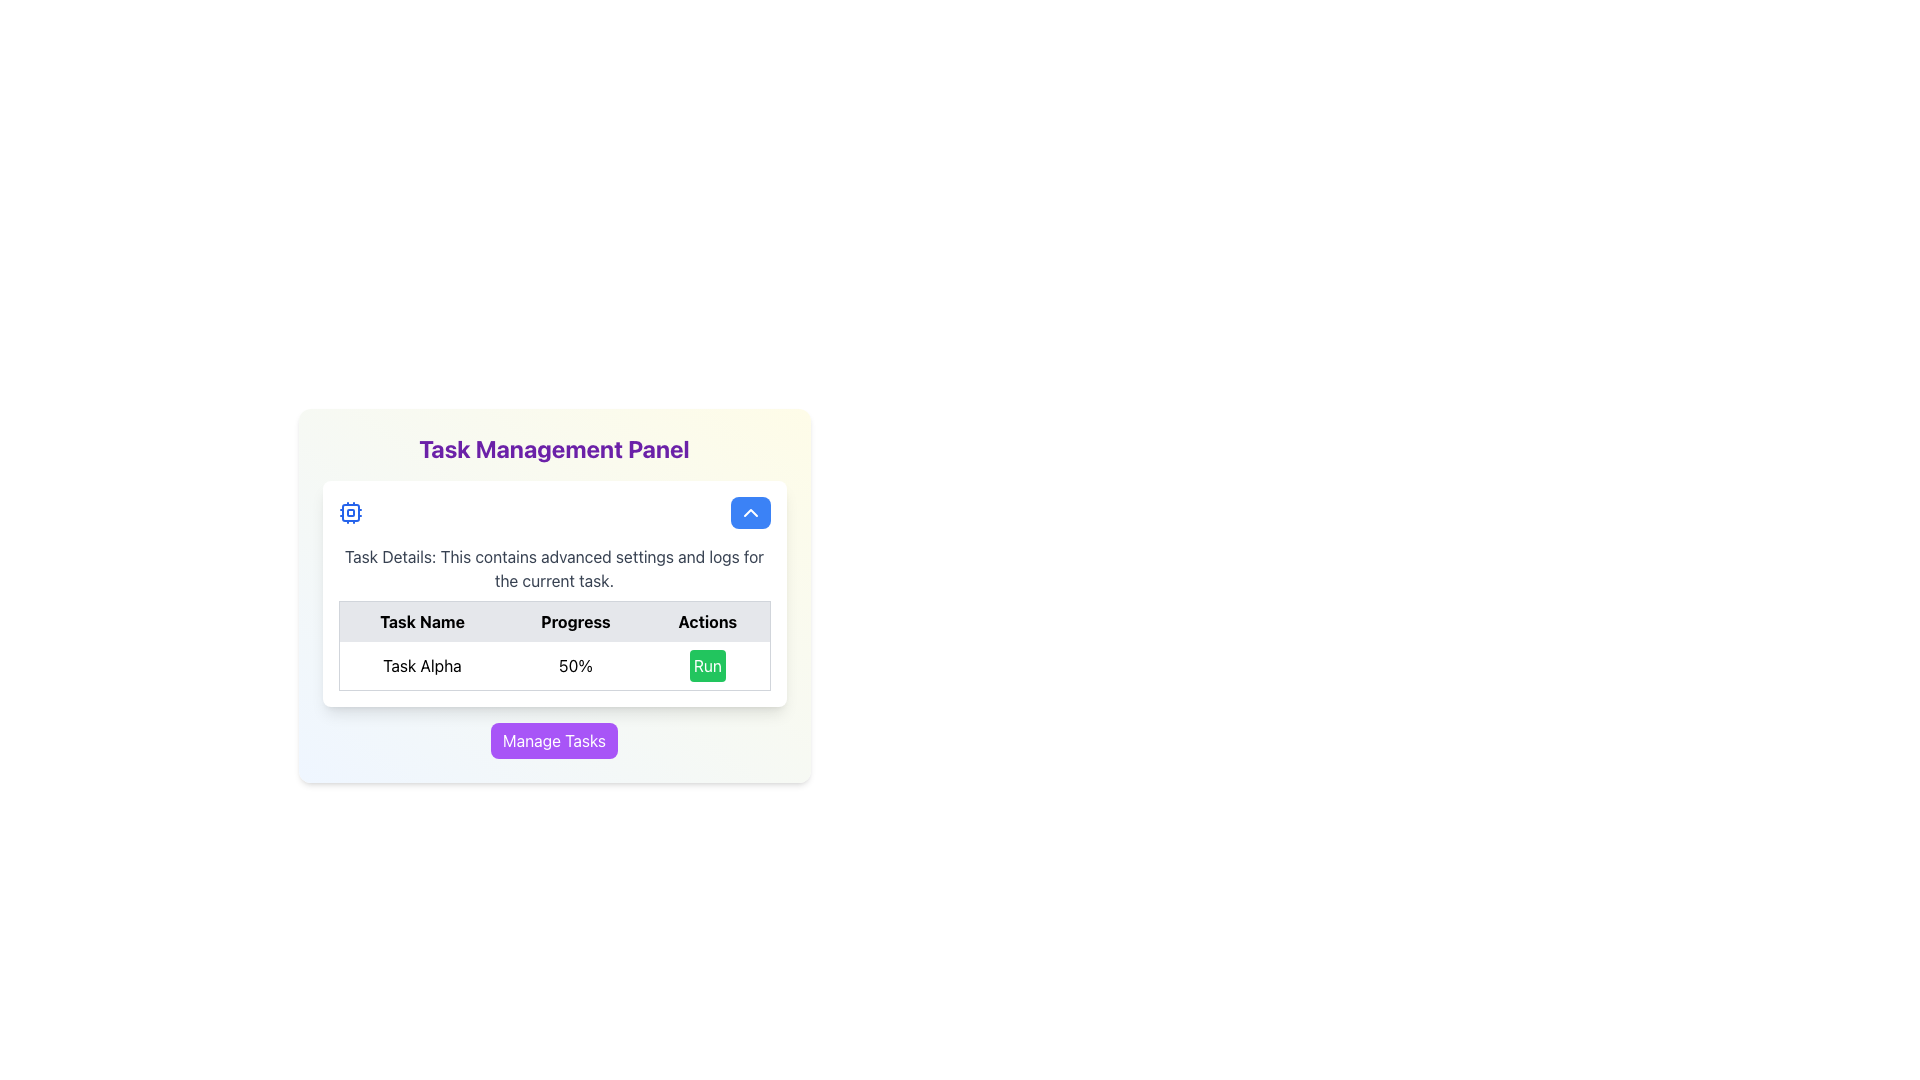 The image size is (1920, 1080). Describe the element at coordinates (554, 569) in the screenshot. I see `the static text block that reads 'Task Details: This contains advanced settings and logs for the current task.' which is styled with a gray hue and positioned above the table in the 'Task Management Panel.'` at that location.